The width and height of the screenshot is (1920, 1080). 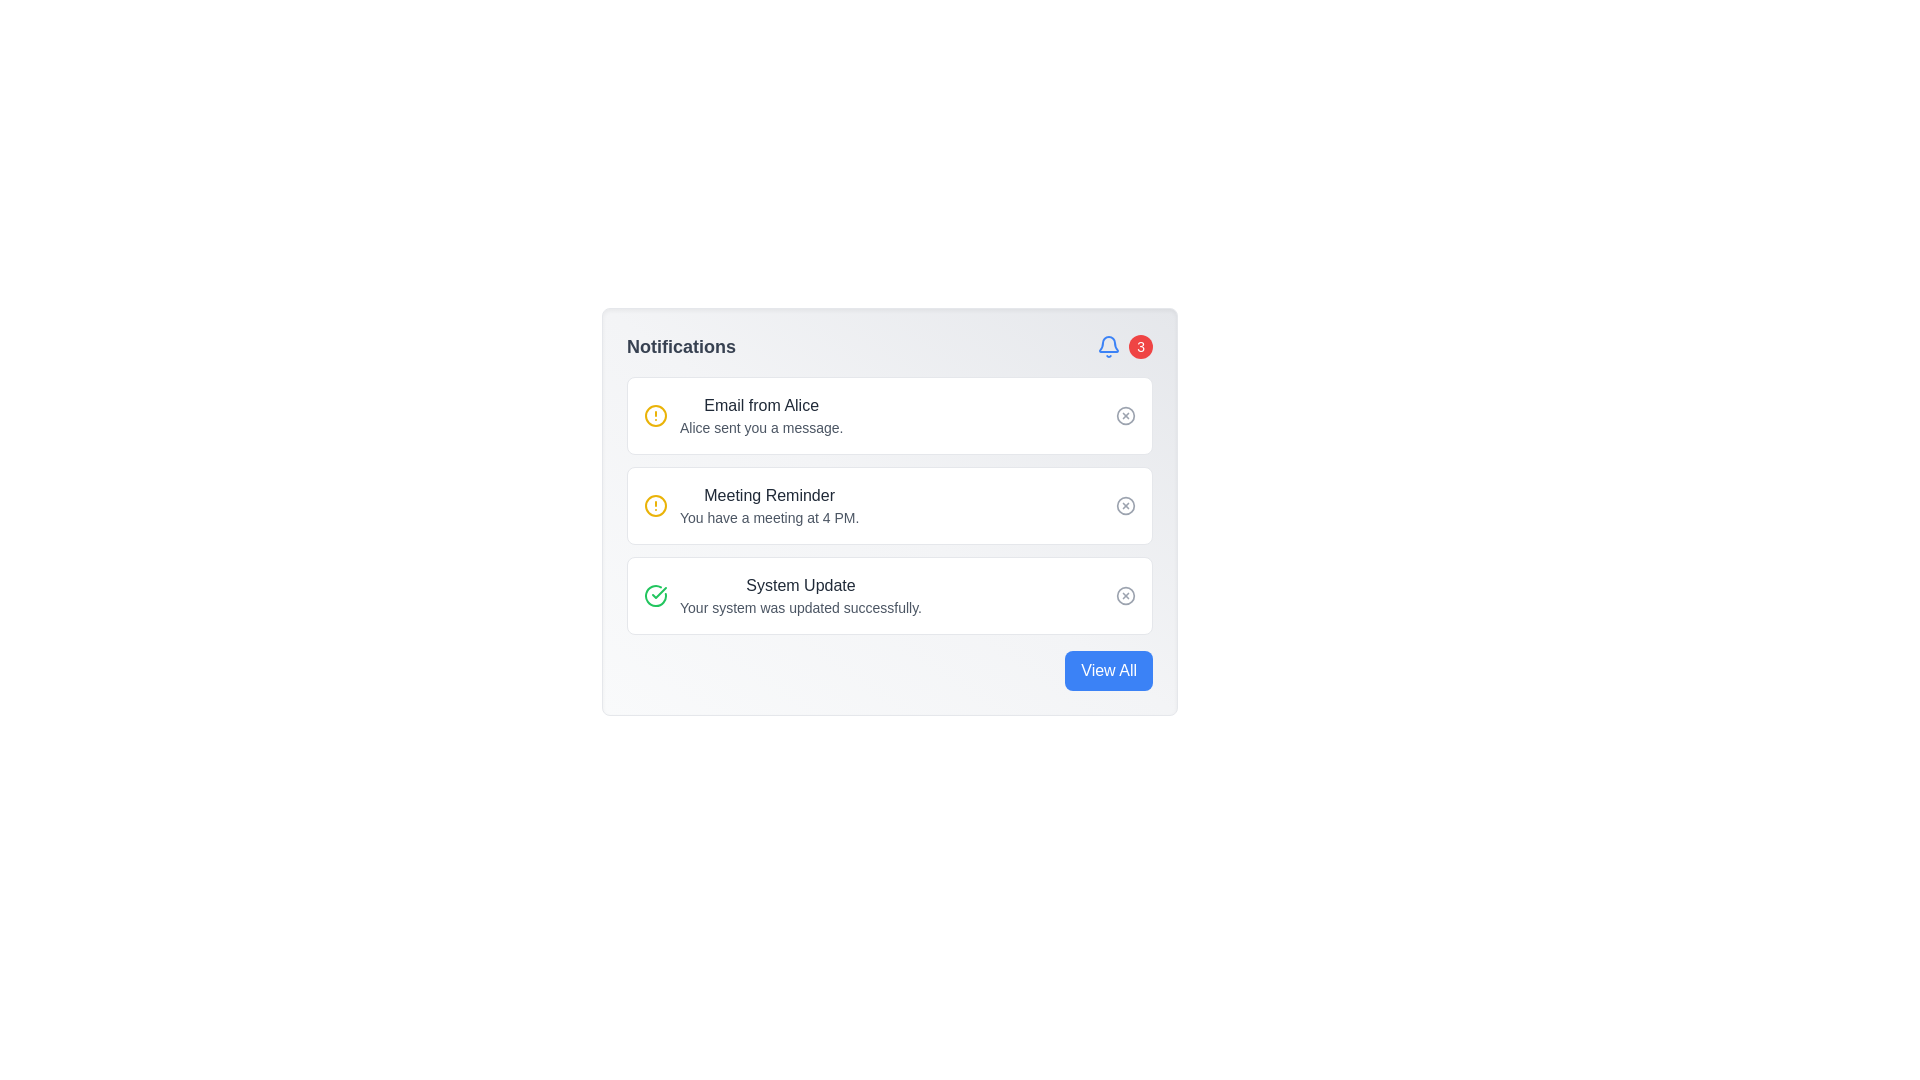 What do you see at coordinates (760, 427) in the screenshot?
I see `the static text element providing additional context for the notification titled 'Email from Alice', located in the first notification block of the notification panel` at bounding box center [760, 427].